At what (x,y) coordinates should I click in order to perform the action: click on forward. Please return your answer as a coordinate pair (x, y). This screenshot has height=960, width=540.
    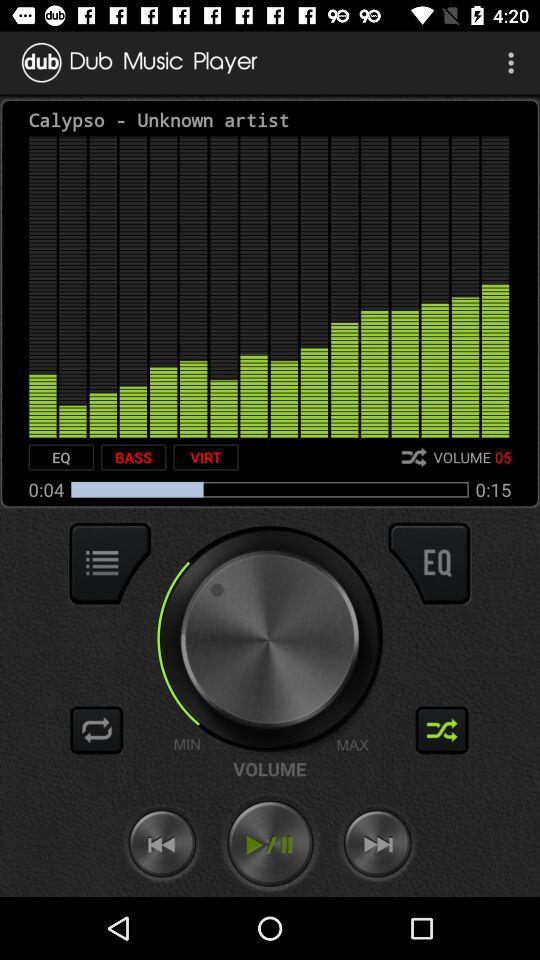
    Looking at the image, I should click on (377, 843).